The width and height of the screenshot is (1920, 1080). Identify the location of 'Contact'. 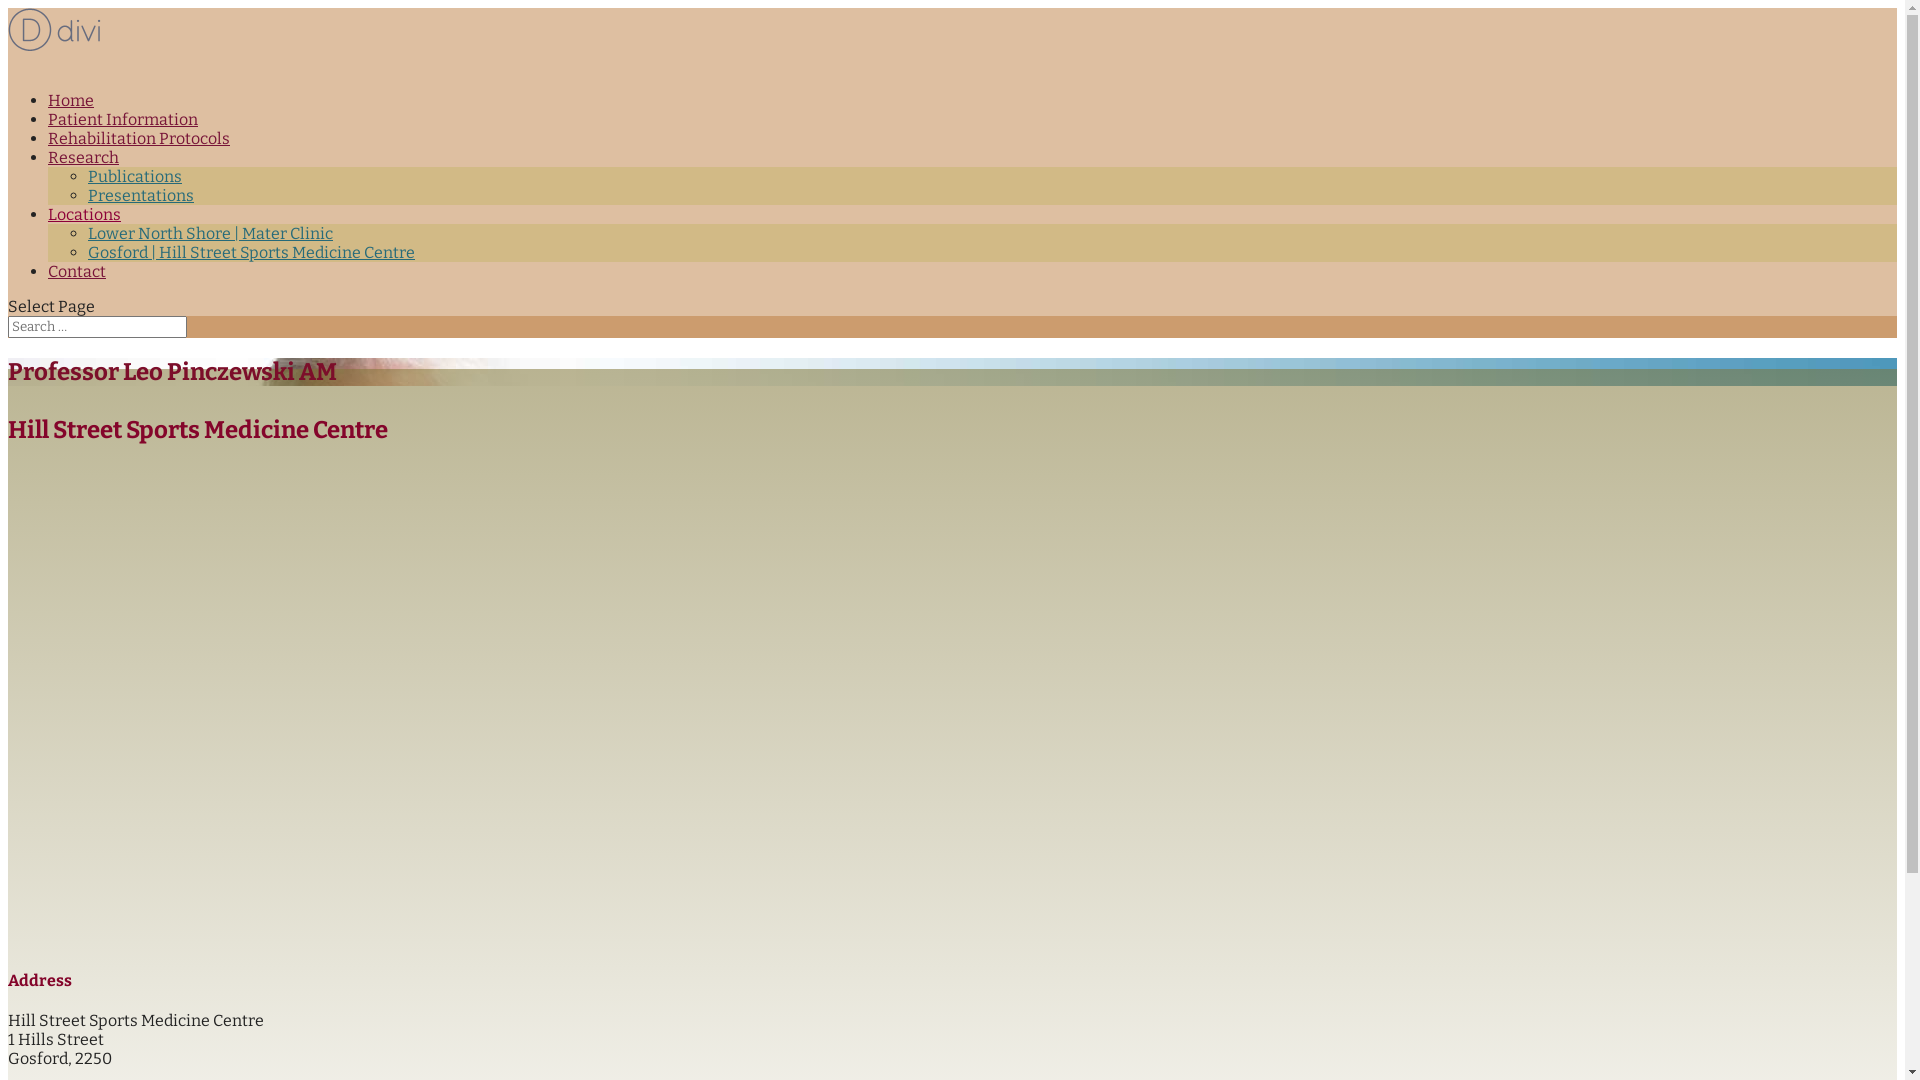
(48, 281).